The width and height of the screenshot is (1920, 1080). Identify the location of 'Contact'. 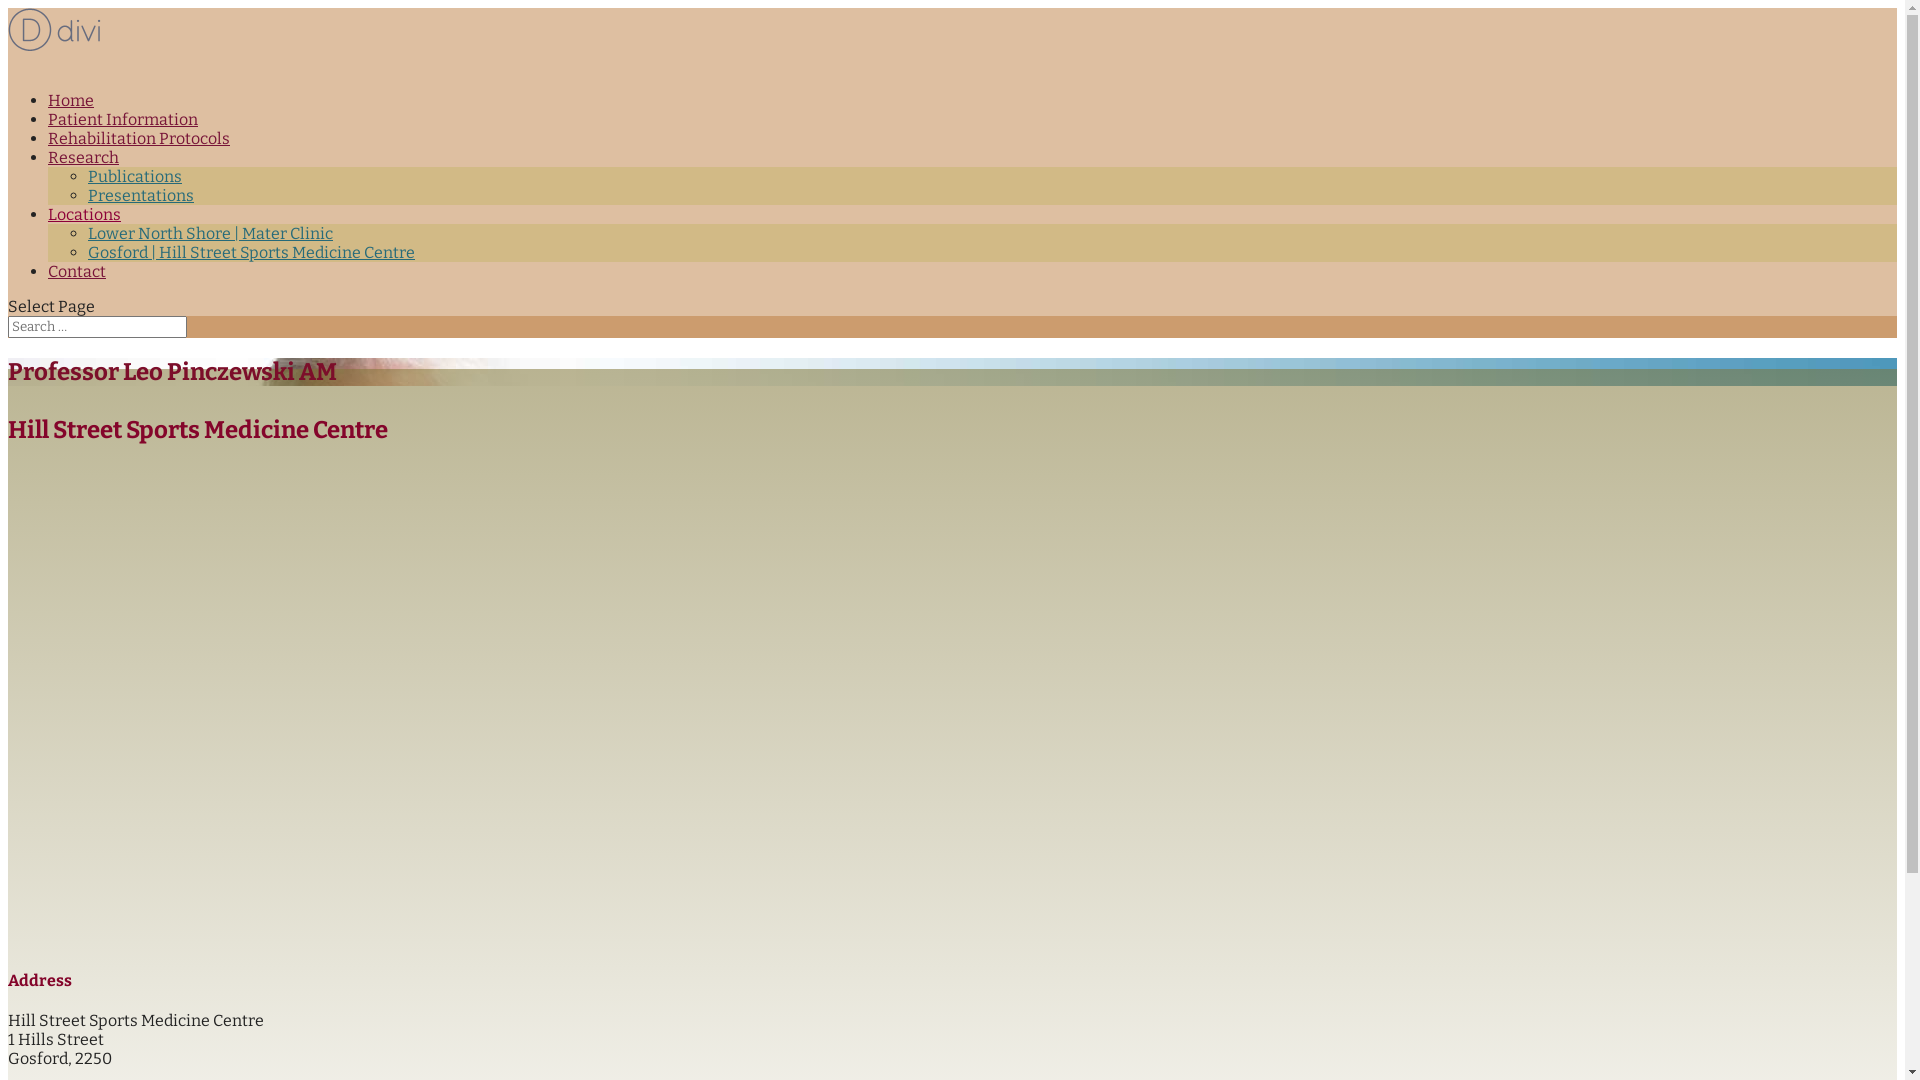
(48, 281).